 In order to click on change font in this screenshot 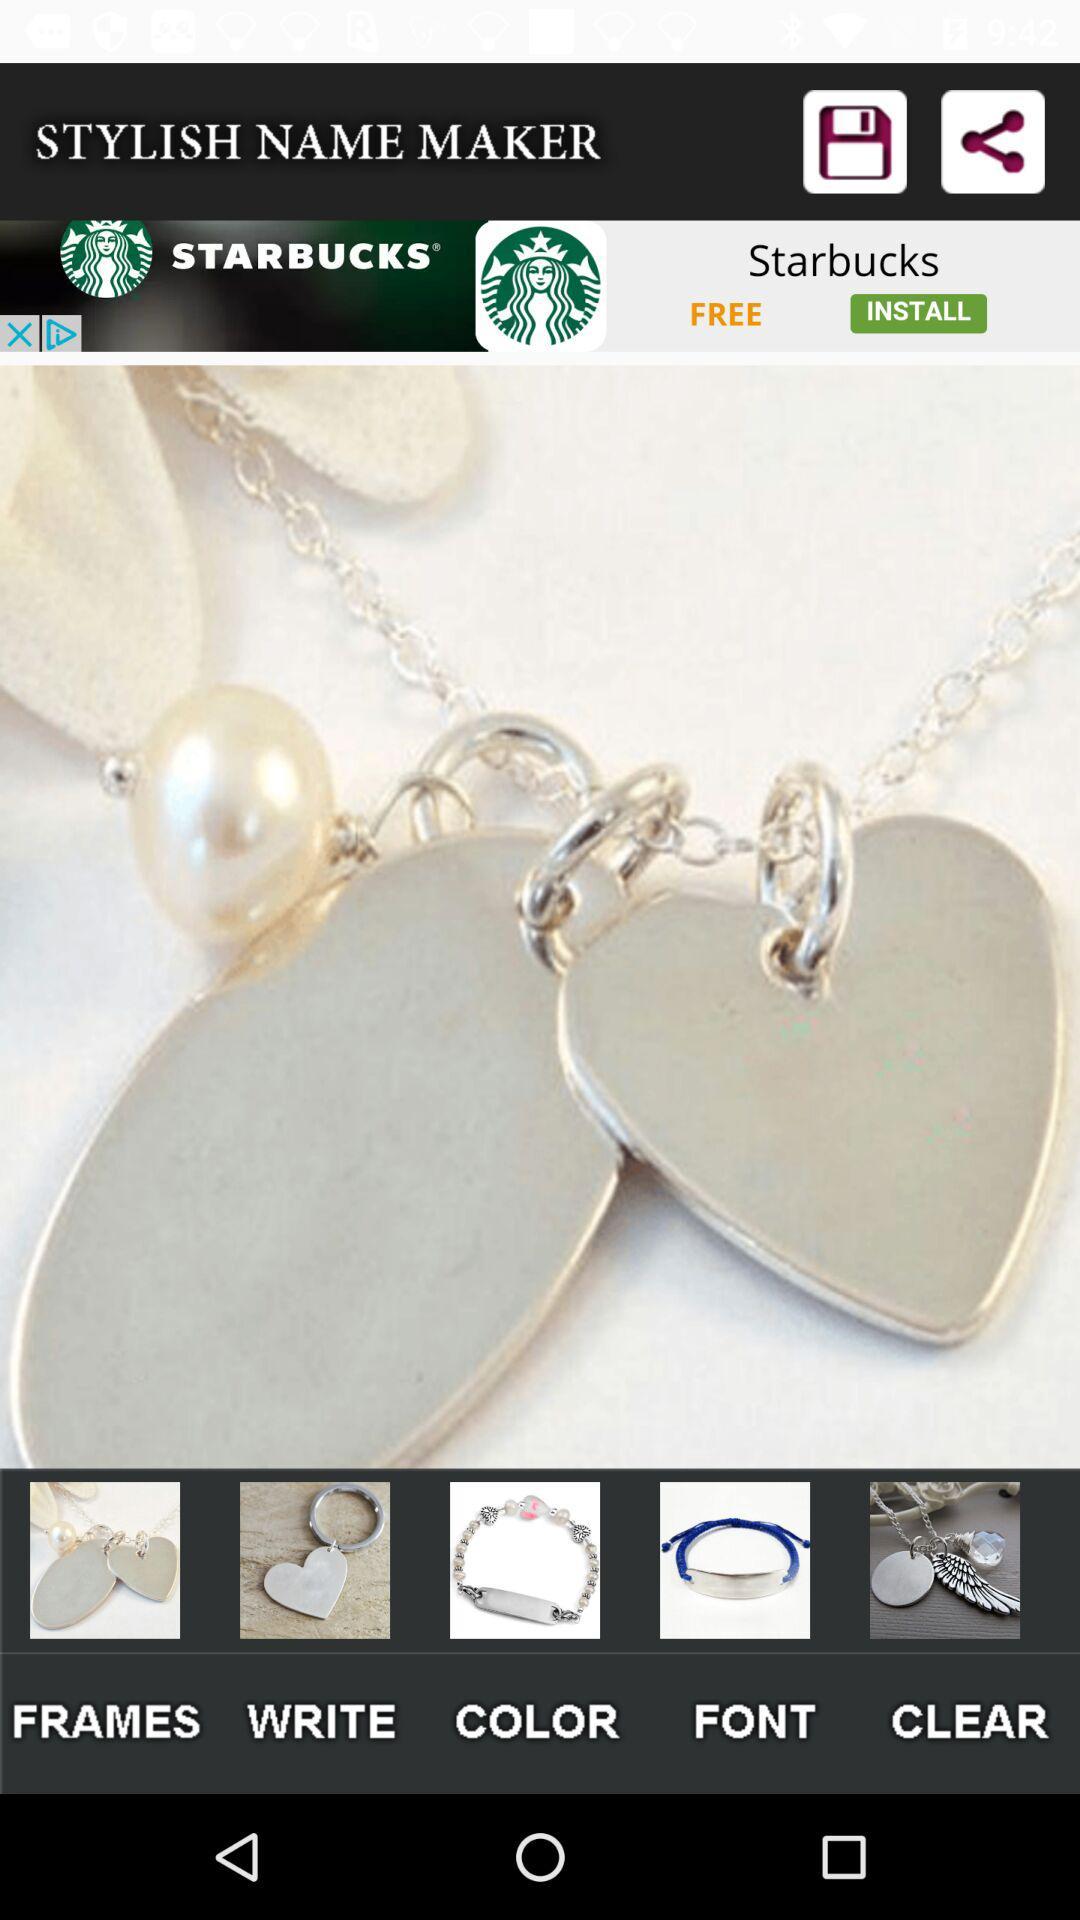, I will do `click(756, 1722)`.